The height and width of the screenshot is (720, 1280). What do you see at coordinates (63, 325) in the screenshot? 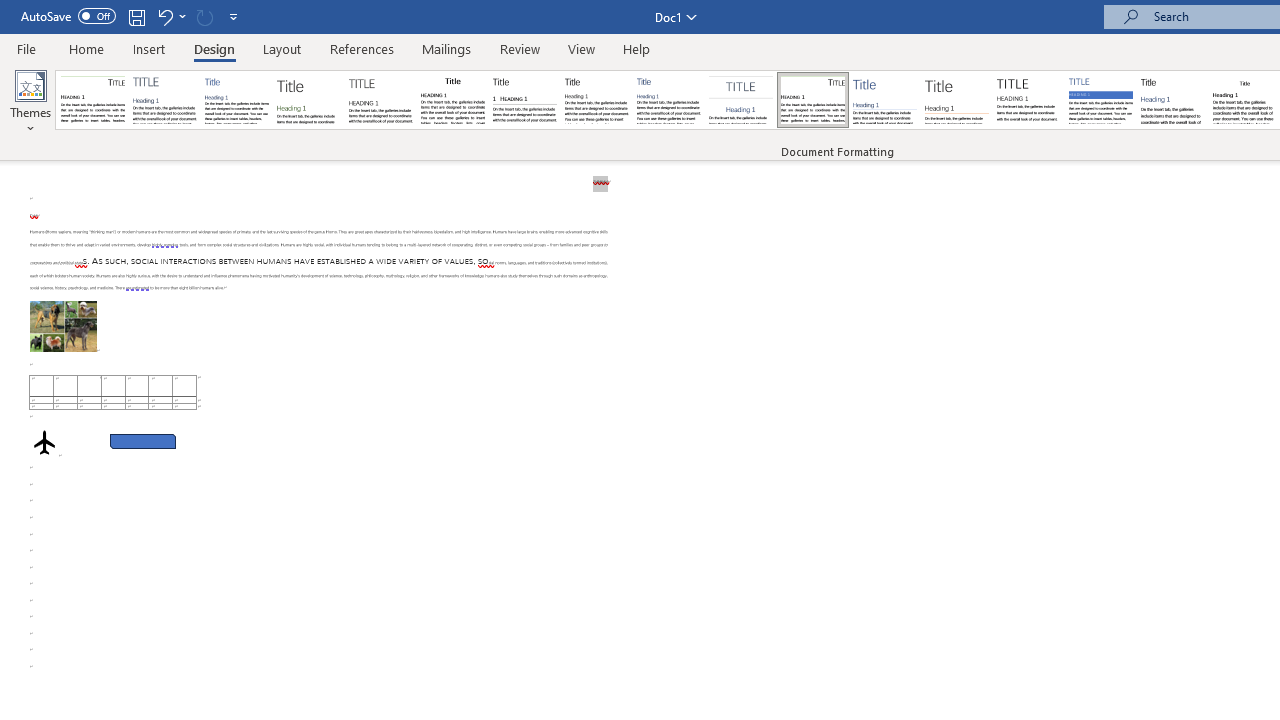
I see `'Morphological variation in six dogs'` at bounding box center [63, 325].